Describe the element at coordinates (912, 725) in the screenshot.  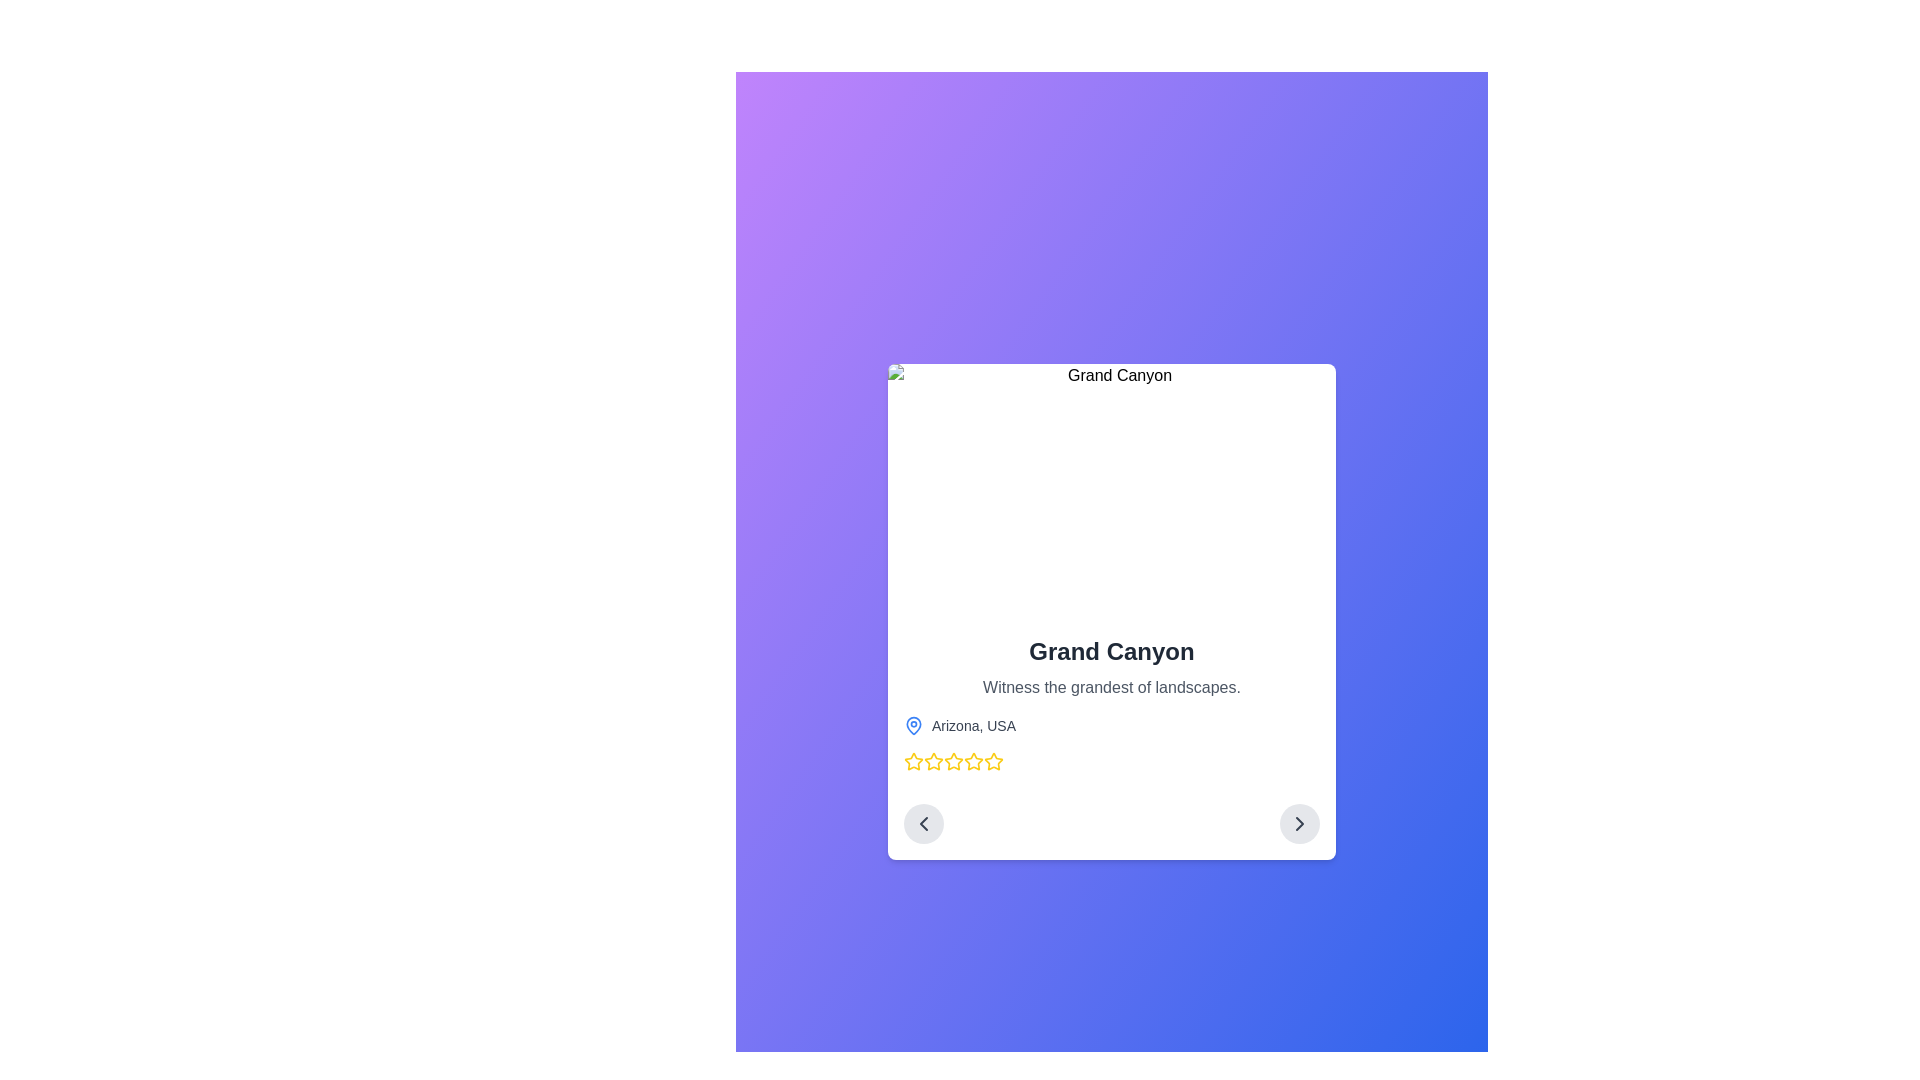
I see `the location icon situated in the mid-lower section of the card, immediately to the left of the text 'Arizona, USA'` at that location.